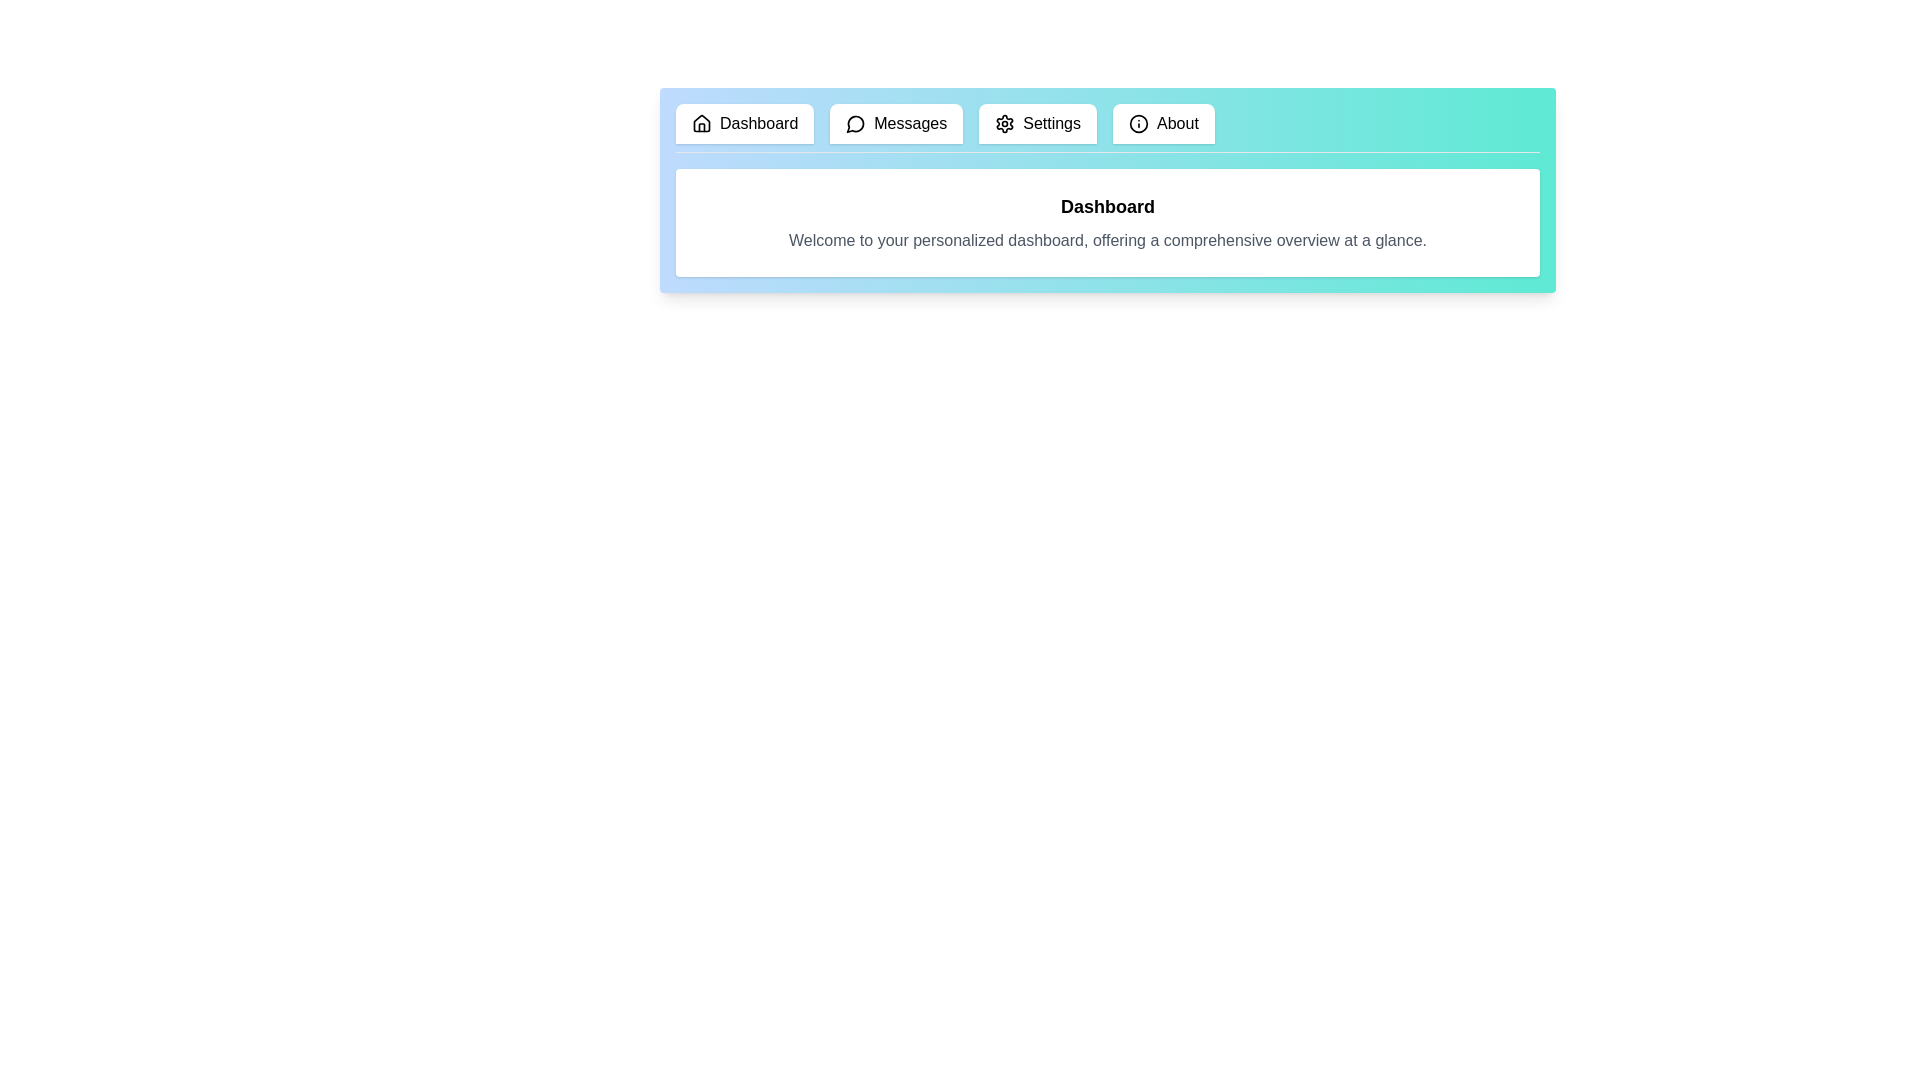 The width and height of the screenshot is (1920, 1080). Describe the element at coordinates (701, 123) in the screenshot. I see `the icon of the tab labeled Dashboard` at that location.